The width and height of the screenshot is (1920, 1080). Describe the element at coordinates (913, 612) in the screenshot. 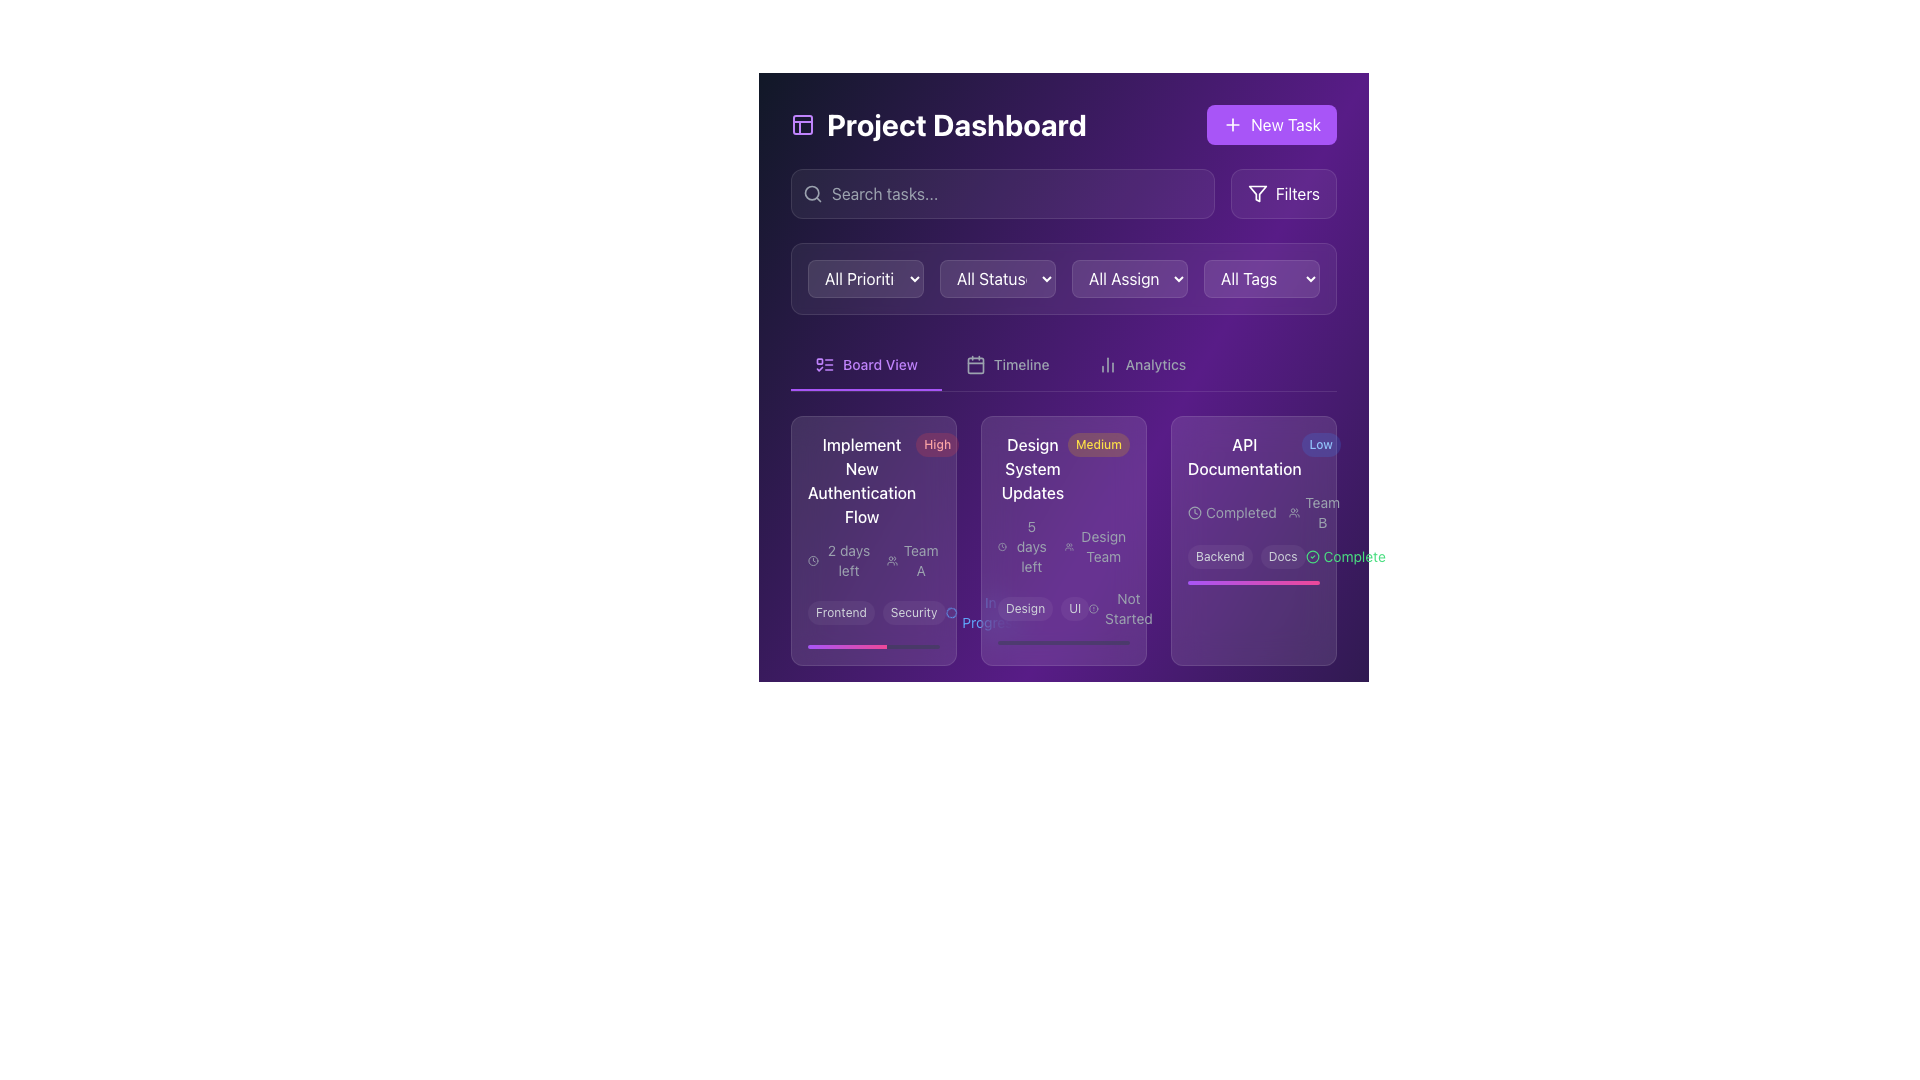

I see `the tag/label indicating a category, attribute, or status related to the card content labeled 'Implement New Authentication Flow', positioned in the bottom section of the card in the 'Board View', to the right of the label with the text 'Frontend'` at that location.